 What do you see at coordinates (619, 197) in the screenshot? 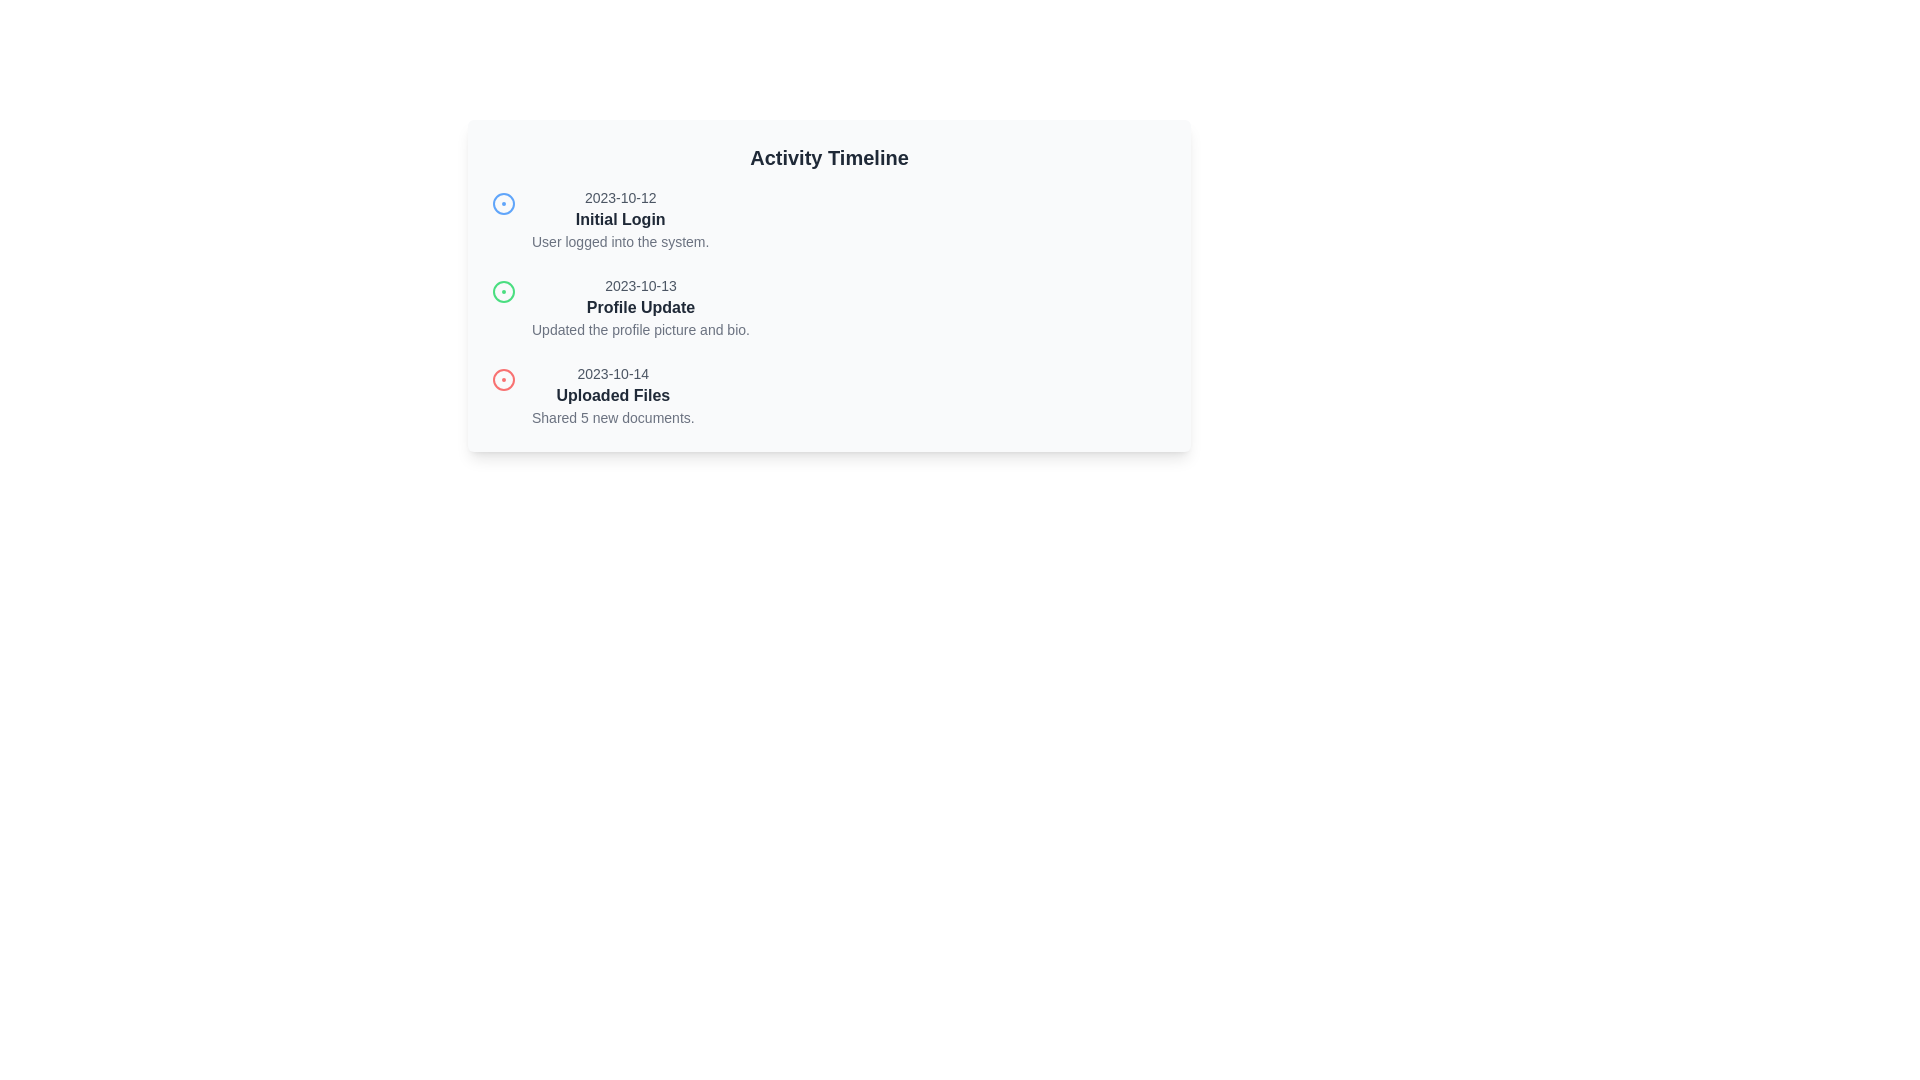
I see `the date text label located above the headline 'Initial Login' in the activity timeline` at bounding box center [619, 197].